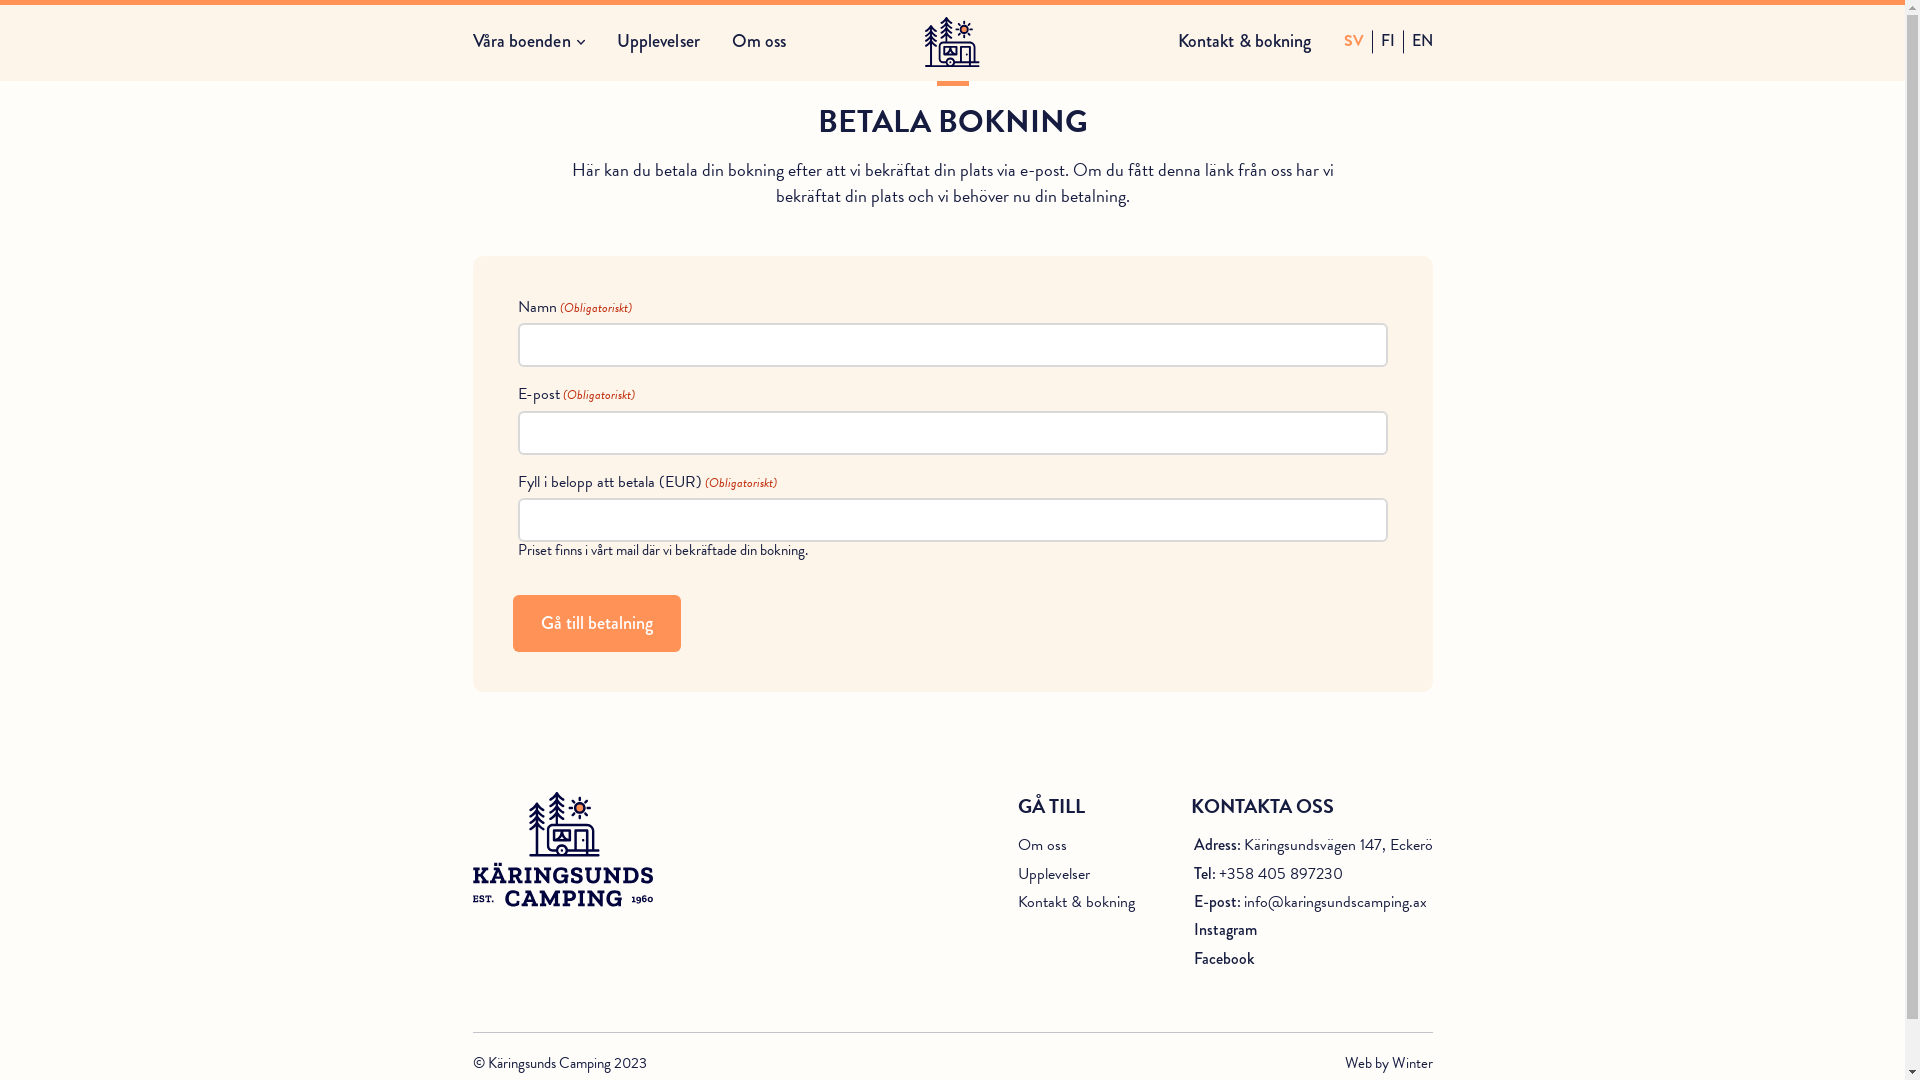  I want to click on 'Instagram', so click(1194, 929).